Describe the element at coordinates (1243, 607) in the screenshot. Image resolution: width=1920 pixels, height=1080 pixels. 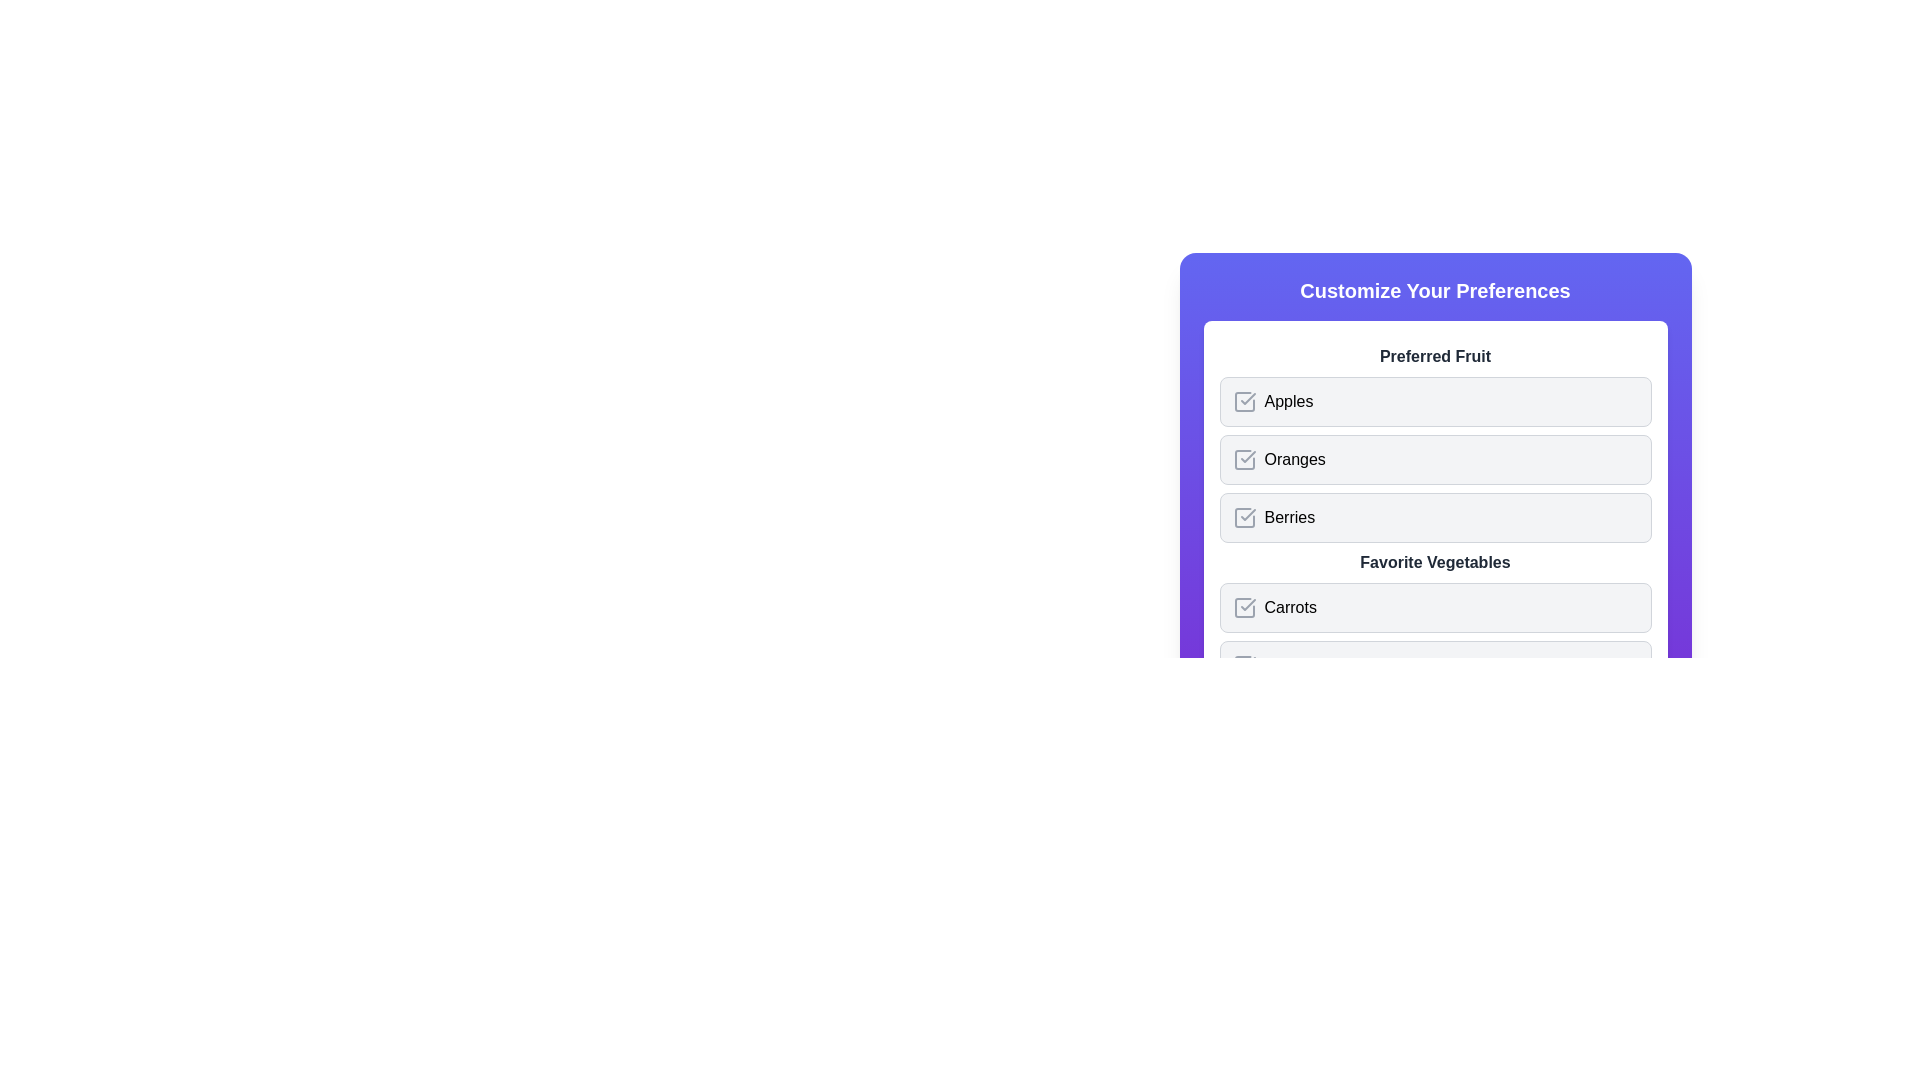
I see `the checkbox icon for 'Carrots' under the 'Favorite Vegetables' section` at that location.